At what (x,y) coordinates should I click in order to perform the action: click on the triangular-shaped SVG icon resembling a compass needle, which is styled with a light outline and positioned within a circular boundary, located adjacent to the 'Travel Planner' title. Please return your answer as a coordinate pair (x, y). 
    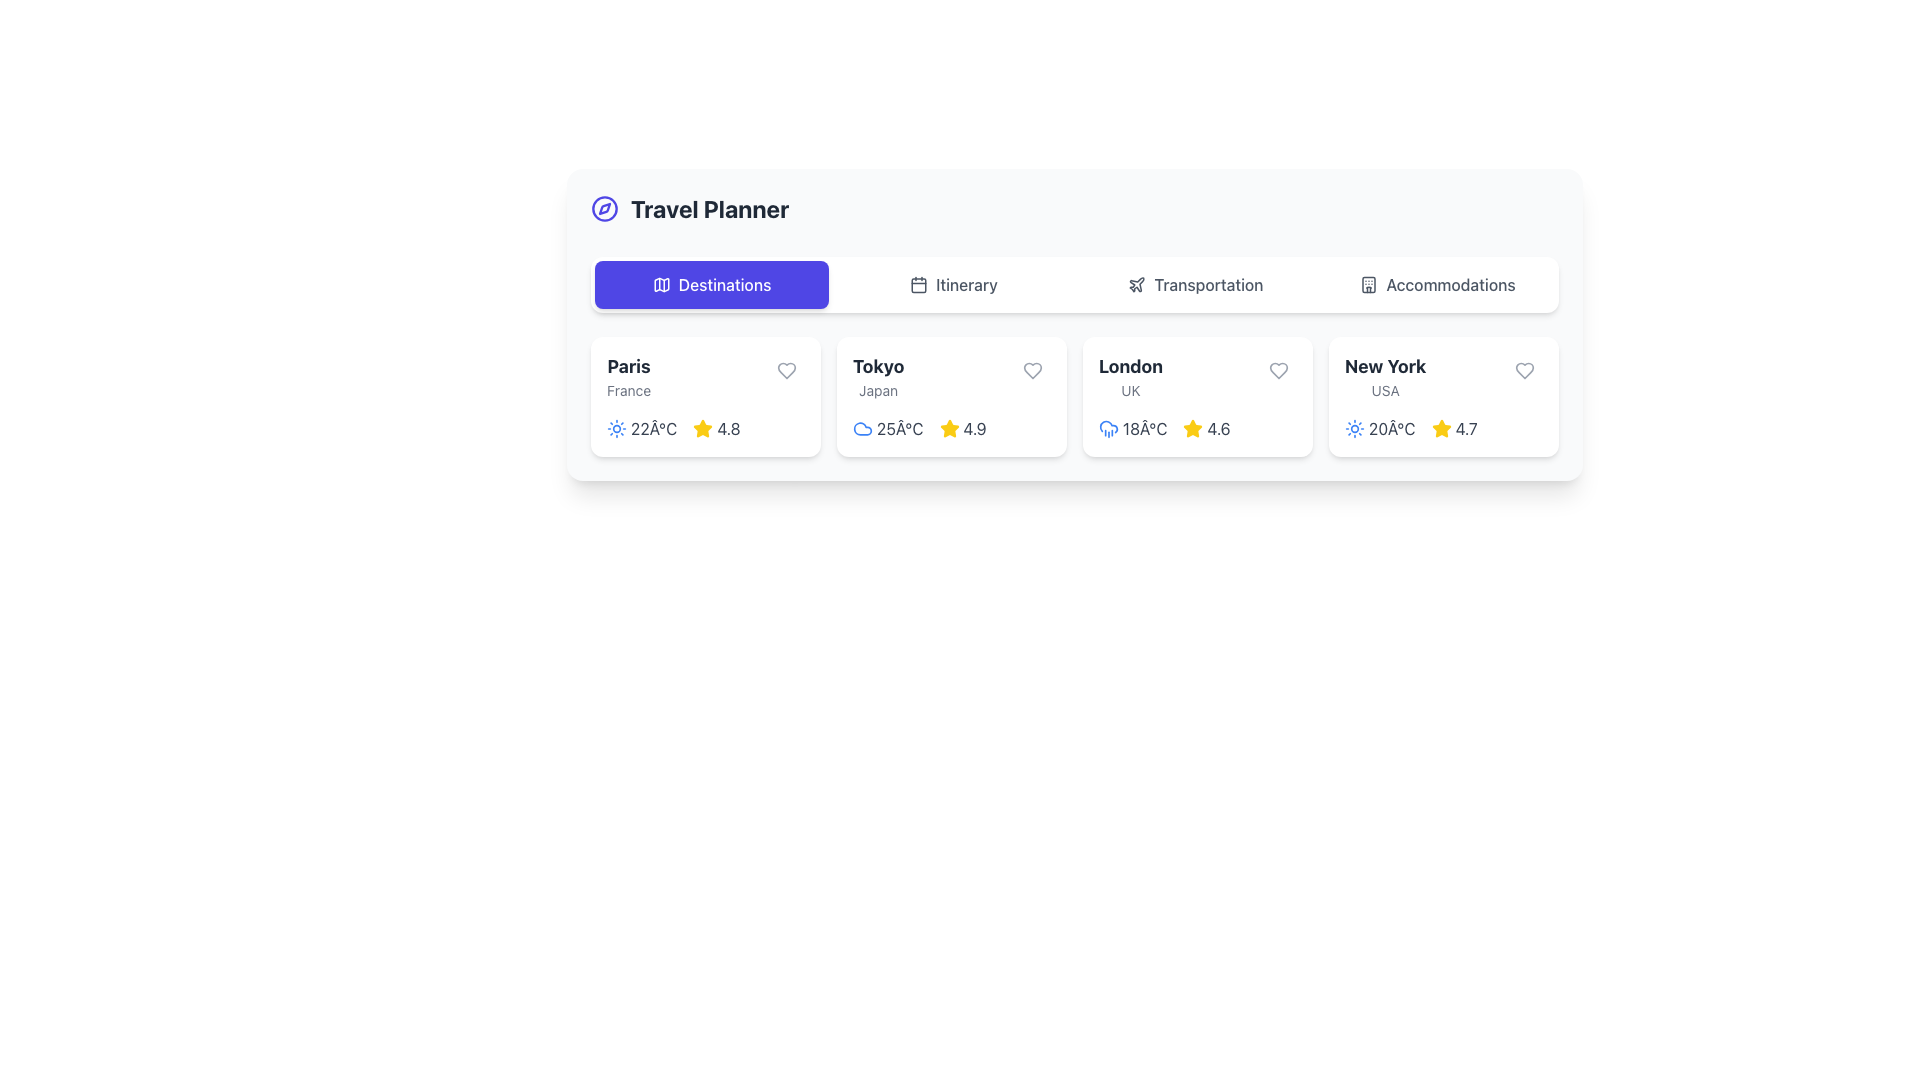
    Looking at the image, I should click on (603, 208).